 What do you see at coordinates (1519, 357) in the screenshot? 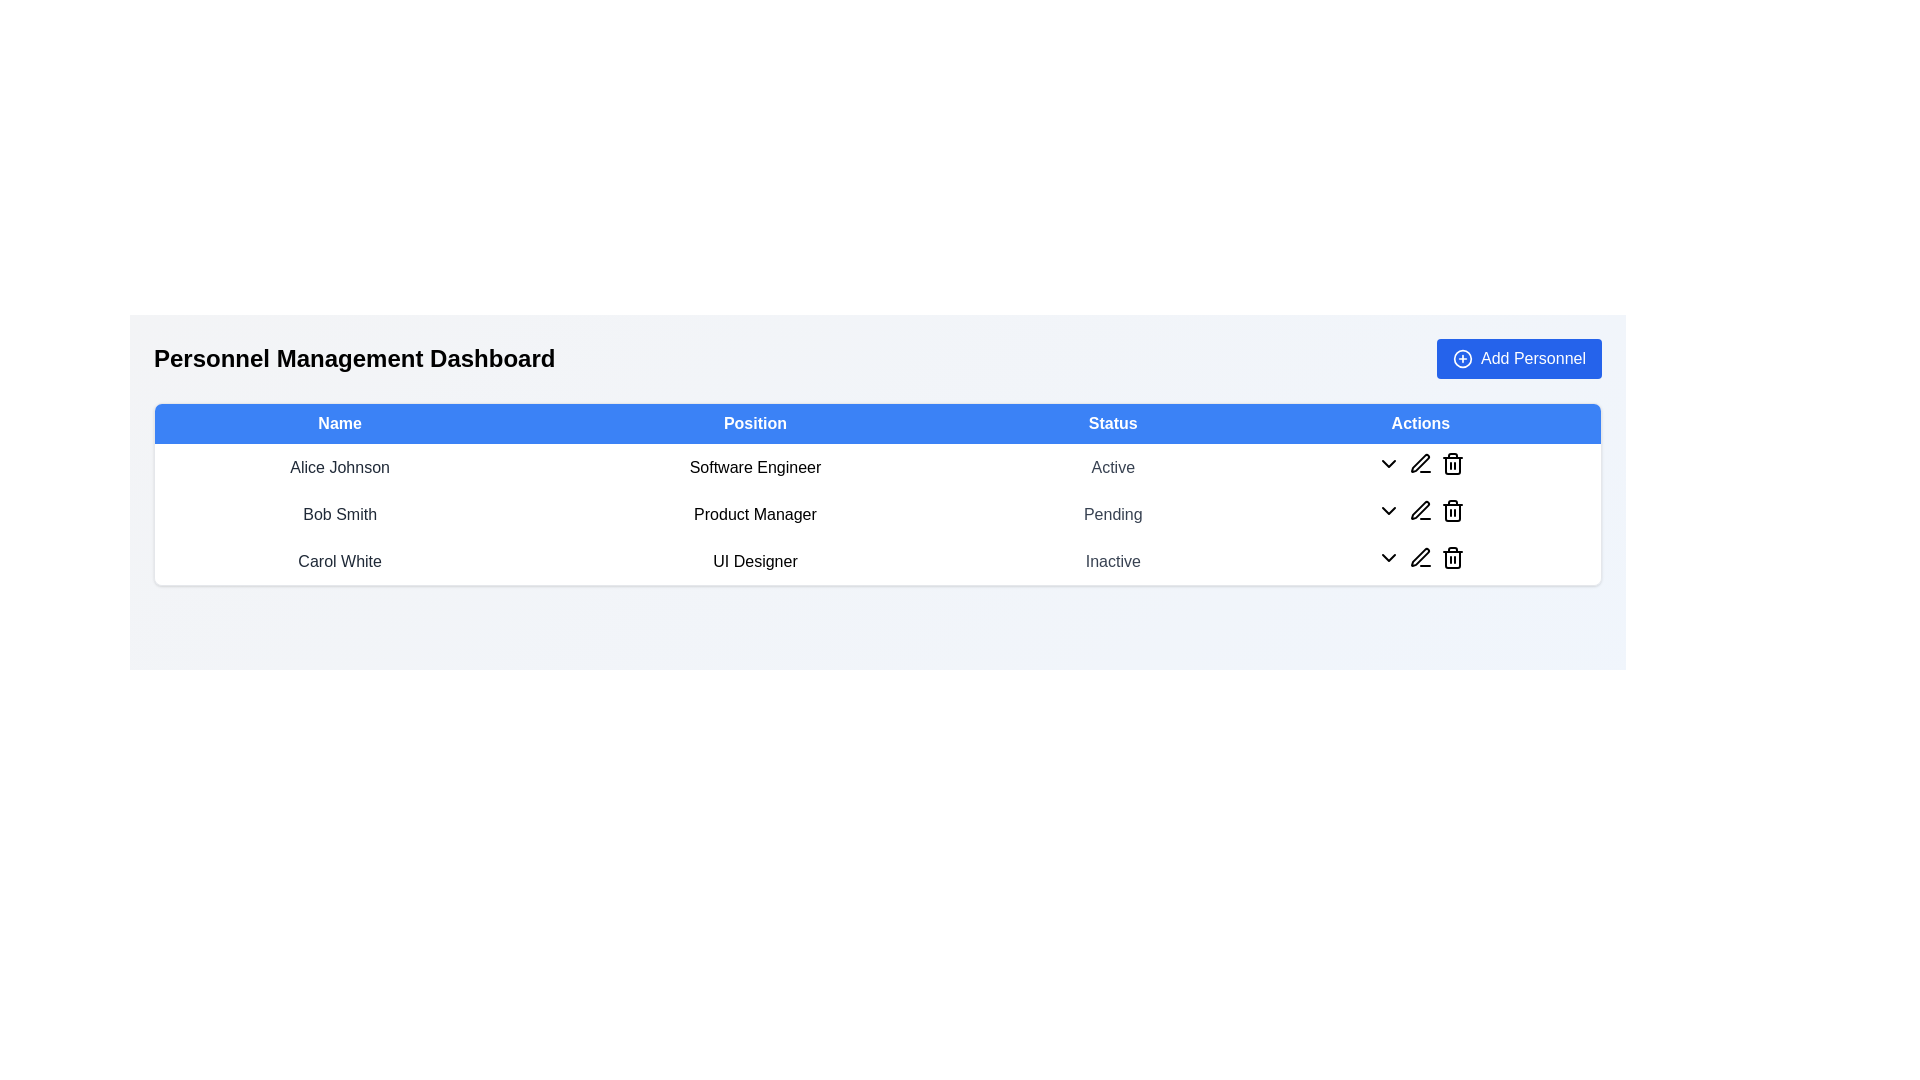
I see `the 'Add Personnel' button located in the top-right corner of the 'Personnel Management Dashboard'` at bounding box center [1519, 357].